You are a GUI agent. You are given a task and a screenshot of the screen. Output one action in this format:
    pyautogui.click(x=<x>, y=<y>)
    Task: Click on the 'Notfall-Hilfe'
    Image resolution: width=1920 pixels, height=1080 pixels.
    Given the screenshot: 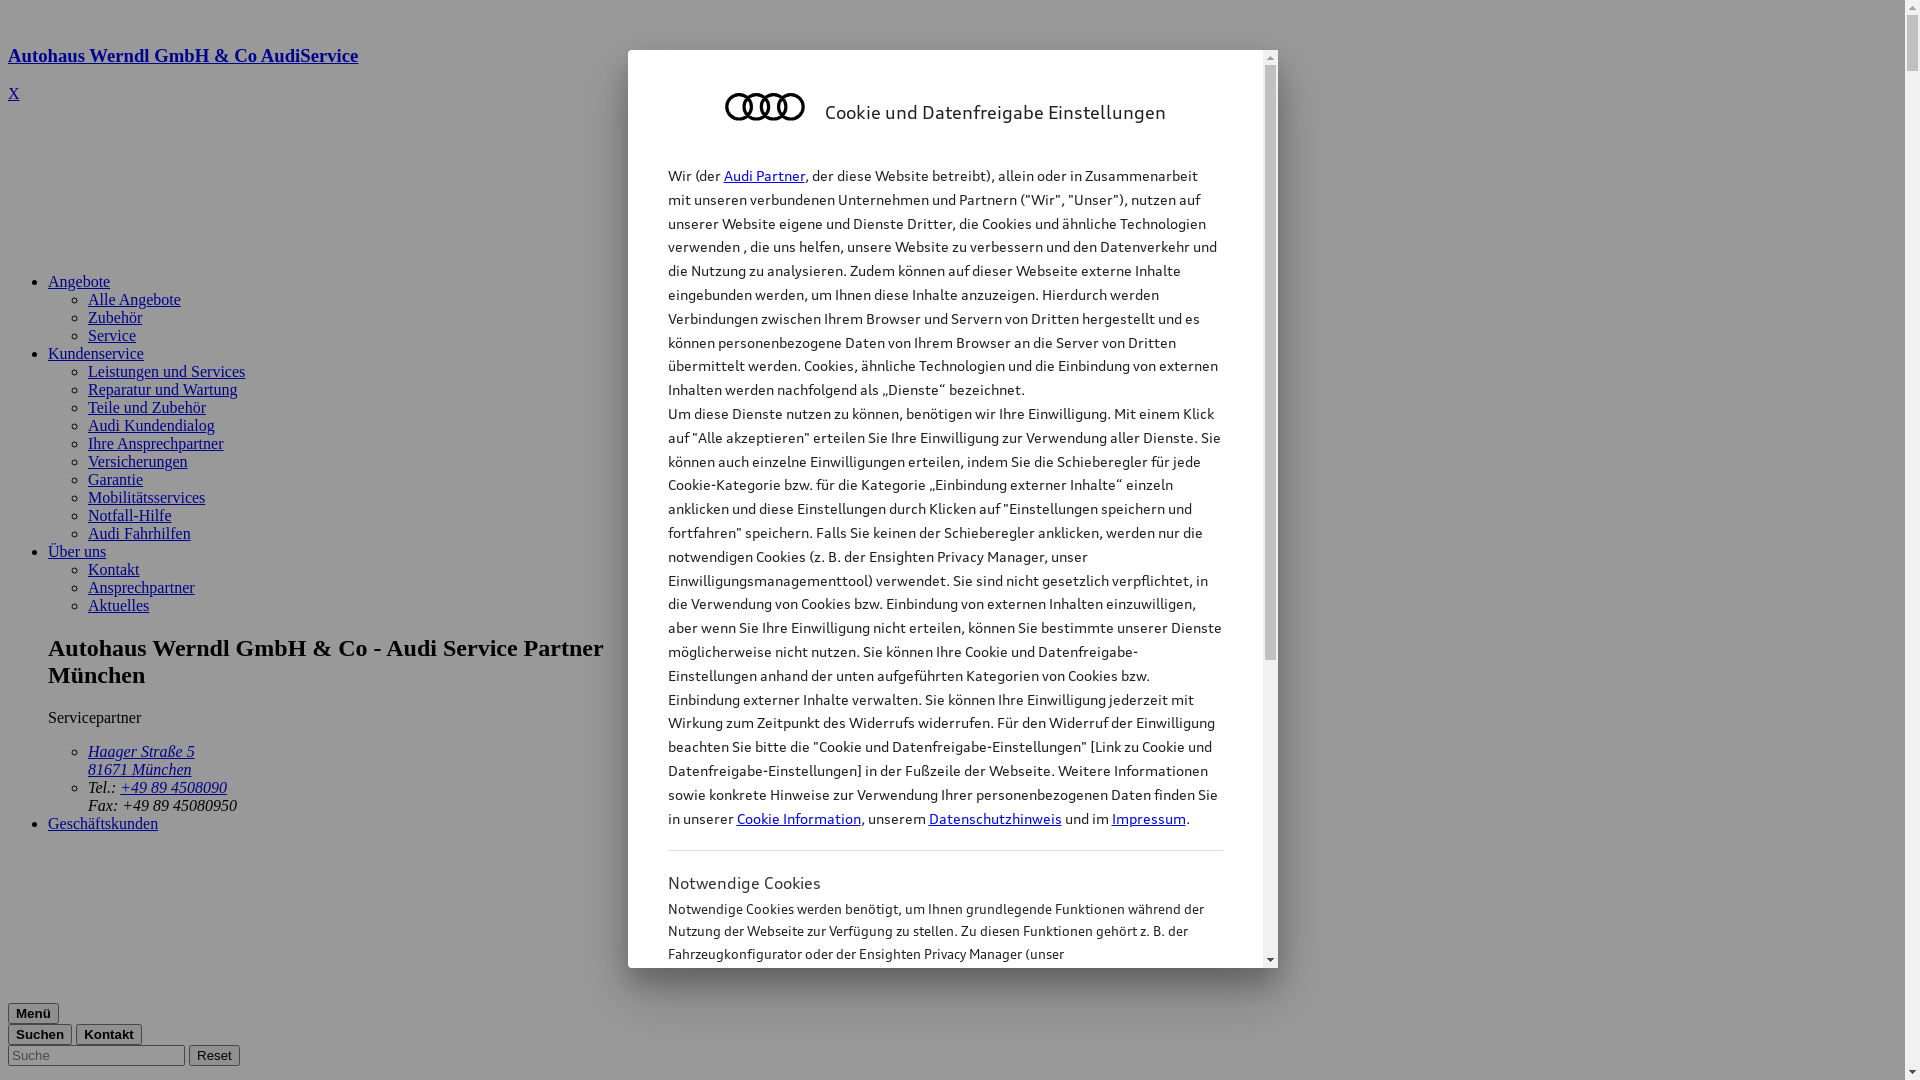 What is the action you would take?
    pyautogui.click(x=86, y=514)
    